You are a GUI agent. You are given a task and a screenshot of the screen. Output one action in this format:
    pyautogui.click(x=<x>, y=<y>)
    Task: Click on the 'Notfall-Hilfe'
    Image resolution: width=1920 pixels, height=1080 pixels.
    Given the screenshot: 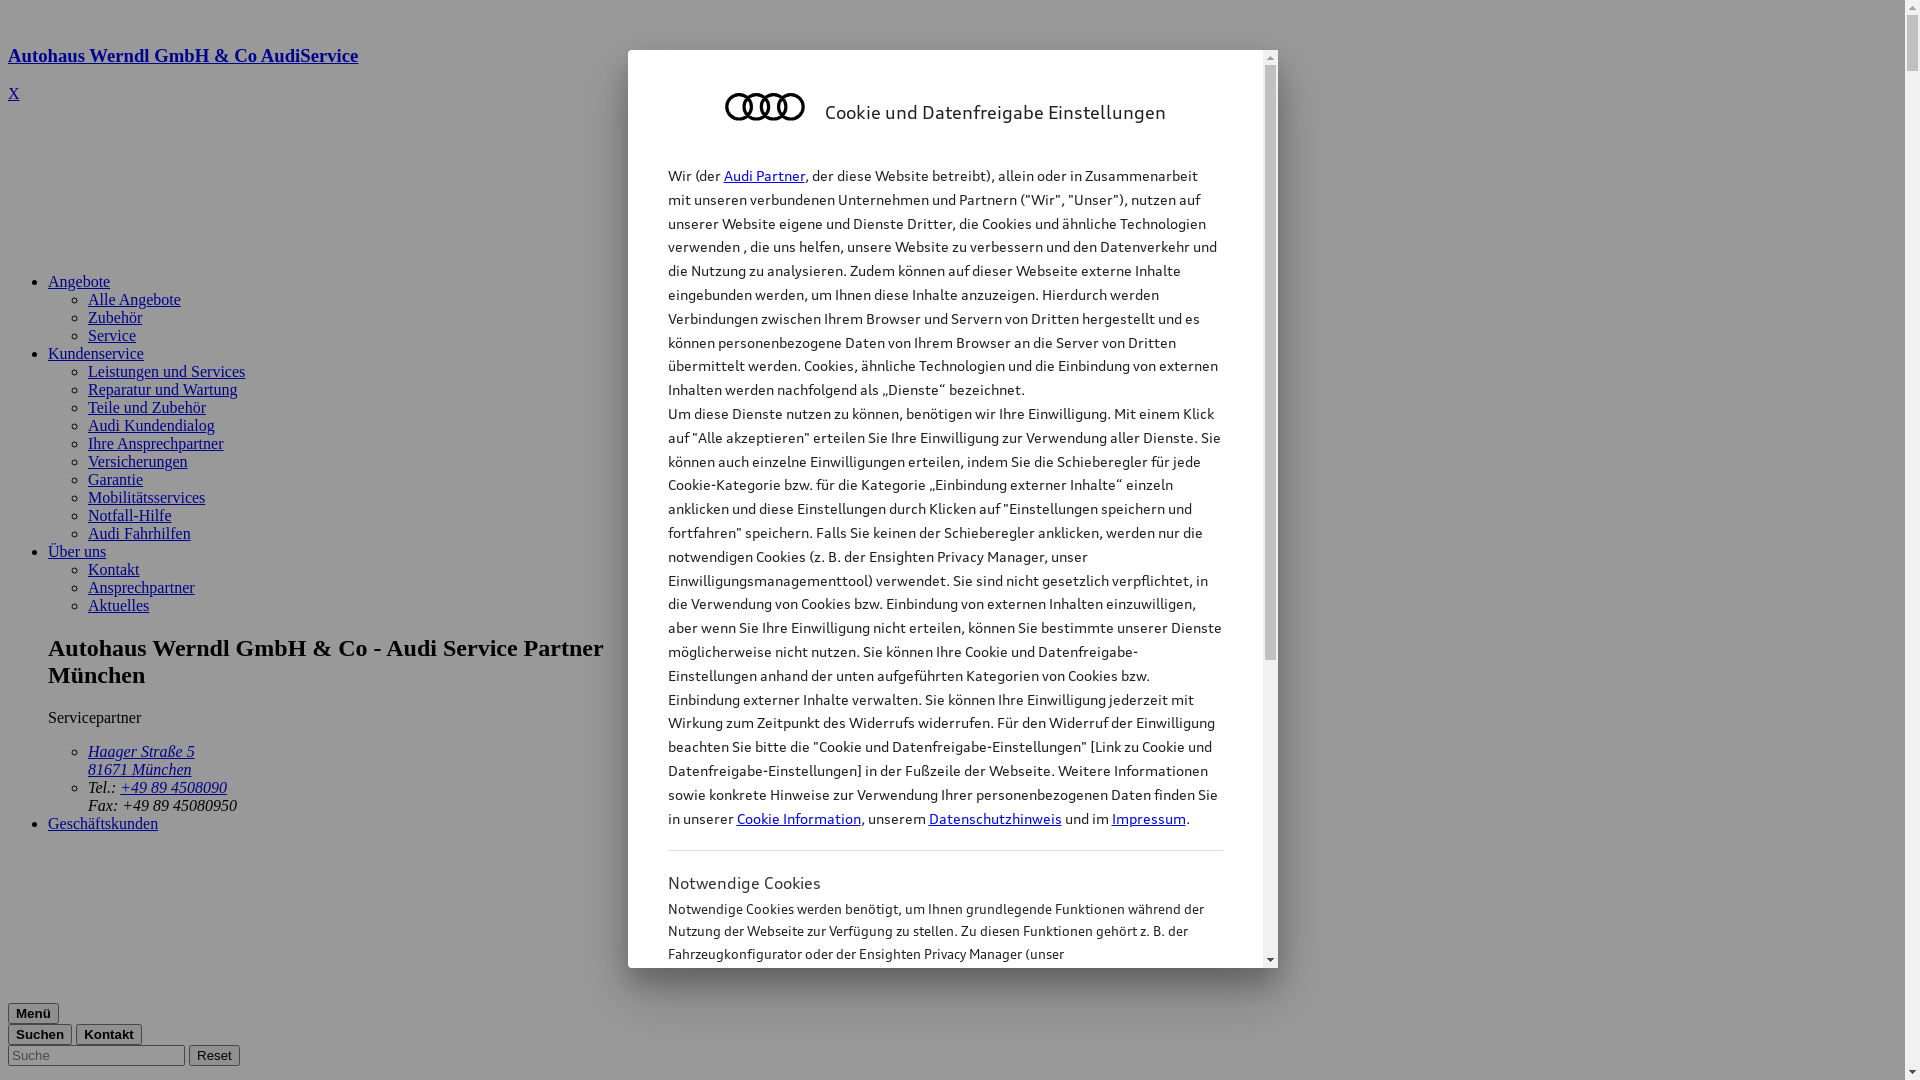 What is the action you would take?
    pyautogui.click(x=86, y=514)
    